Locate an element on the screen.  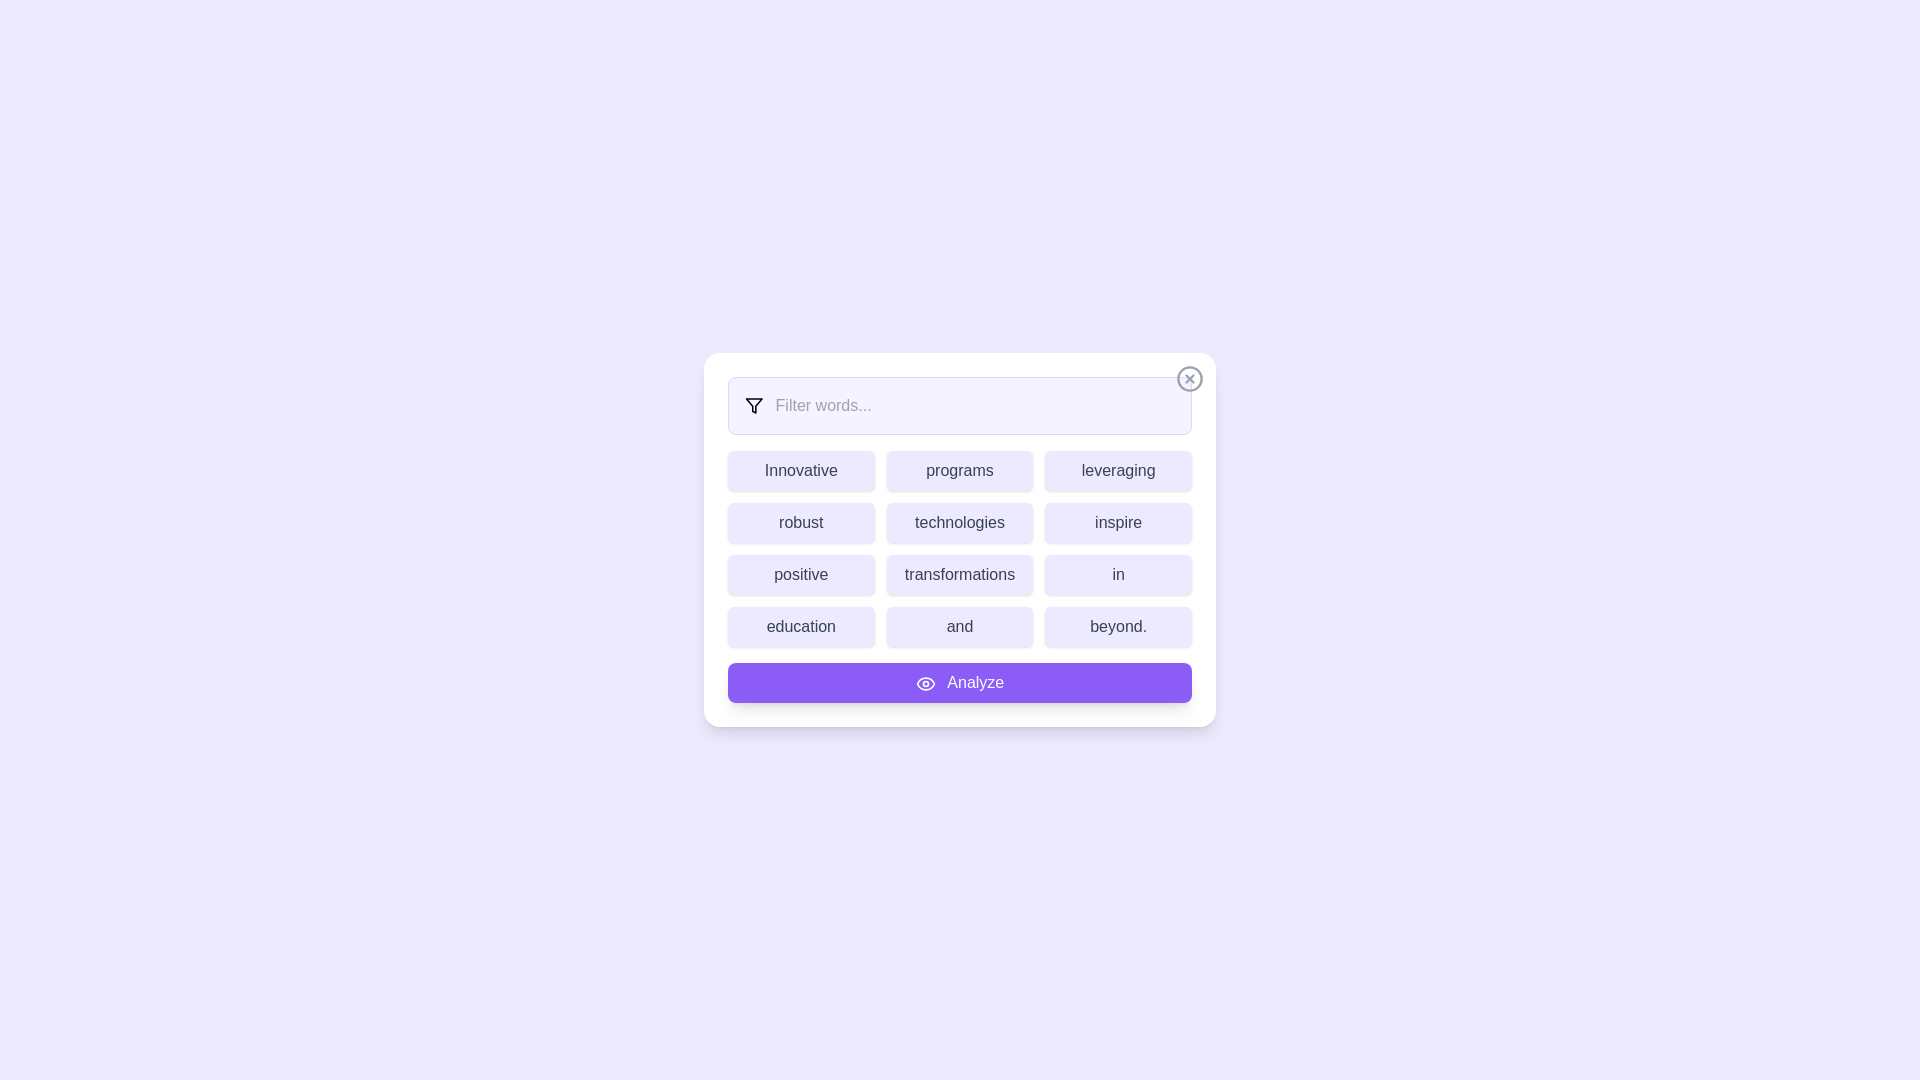
the Analyze button to trigger the analyze action is located at coordinates (960, 681).